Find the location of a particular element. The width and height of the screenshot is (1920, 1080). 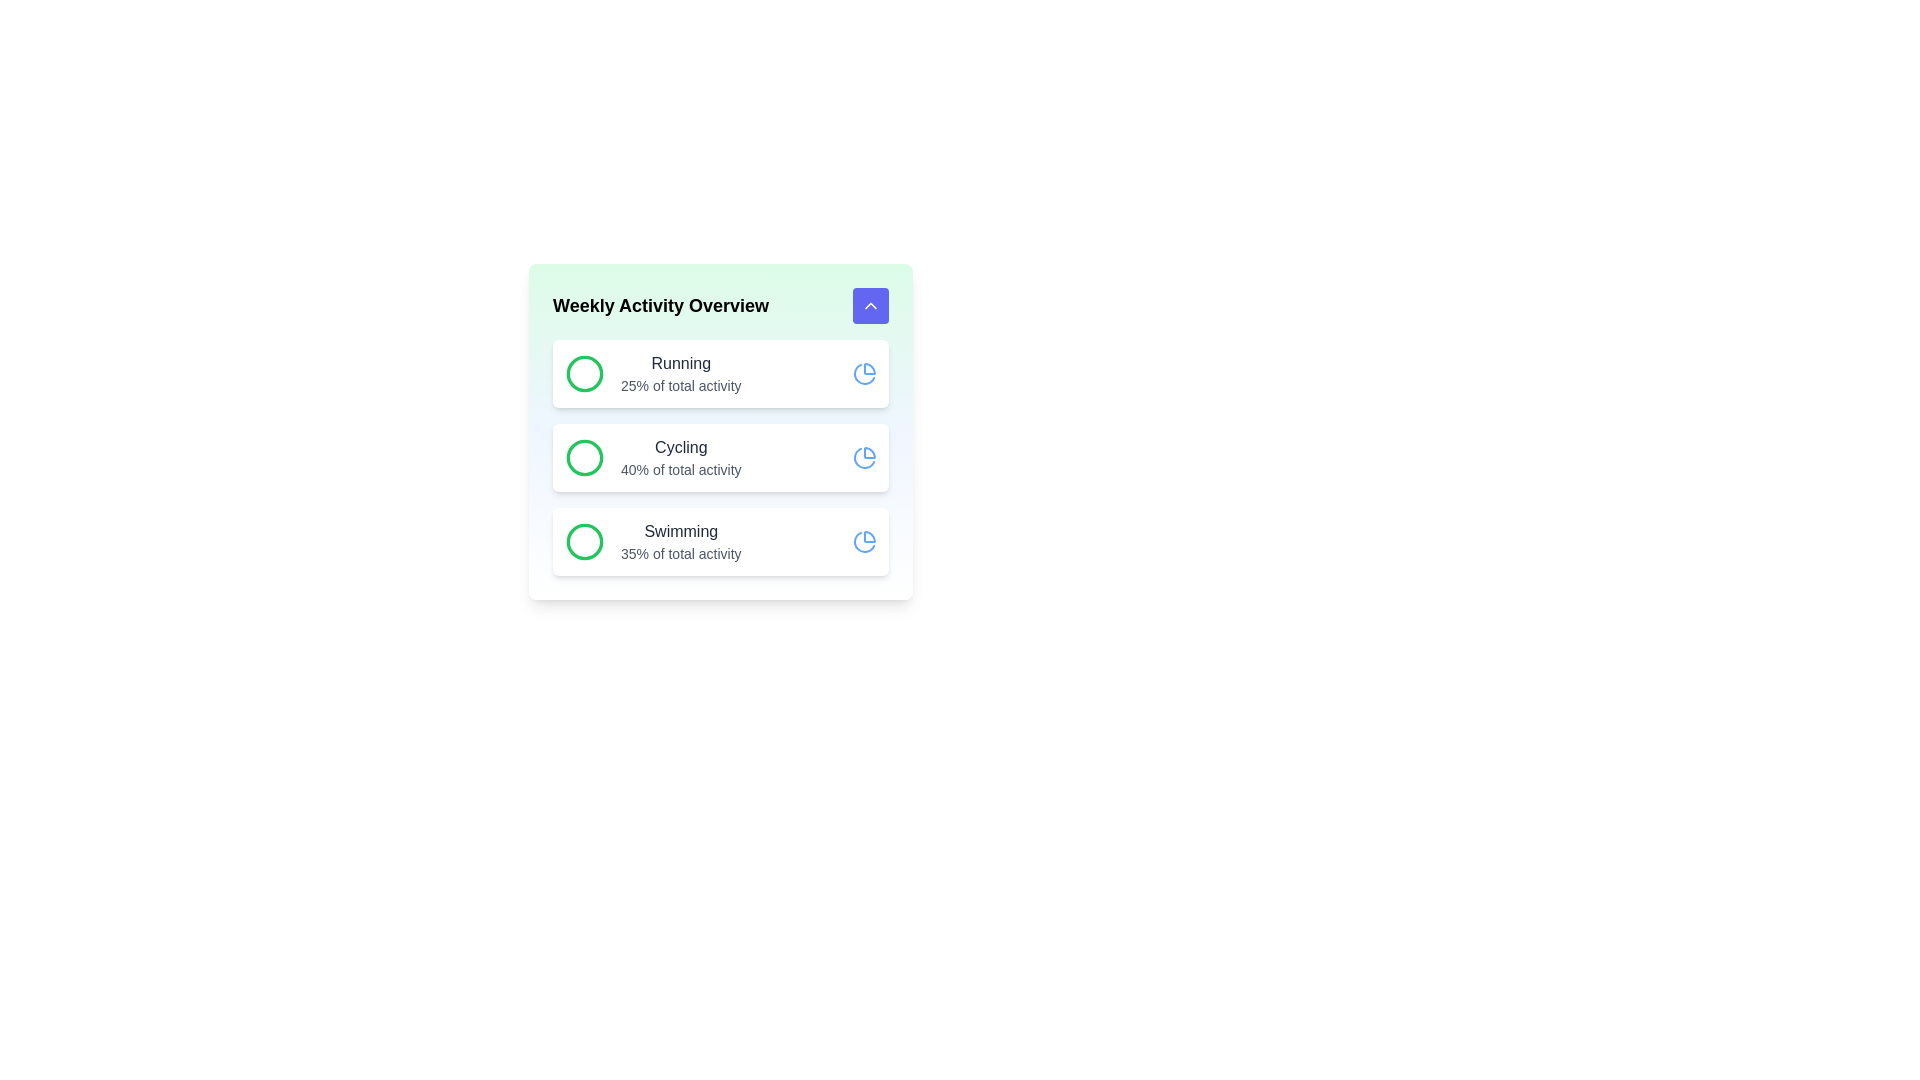

the visual indicator icon representing the overview of the 'Cycling' activity, located in the second section of the 'Weekly Activity Overview' card, aligned to the right of the text '40% of total activity' is located at coordinates (864, 458).